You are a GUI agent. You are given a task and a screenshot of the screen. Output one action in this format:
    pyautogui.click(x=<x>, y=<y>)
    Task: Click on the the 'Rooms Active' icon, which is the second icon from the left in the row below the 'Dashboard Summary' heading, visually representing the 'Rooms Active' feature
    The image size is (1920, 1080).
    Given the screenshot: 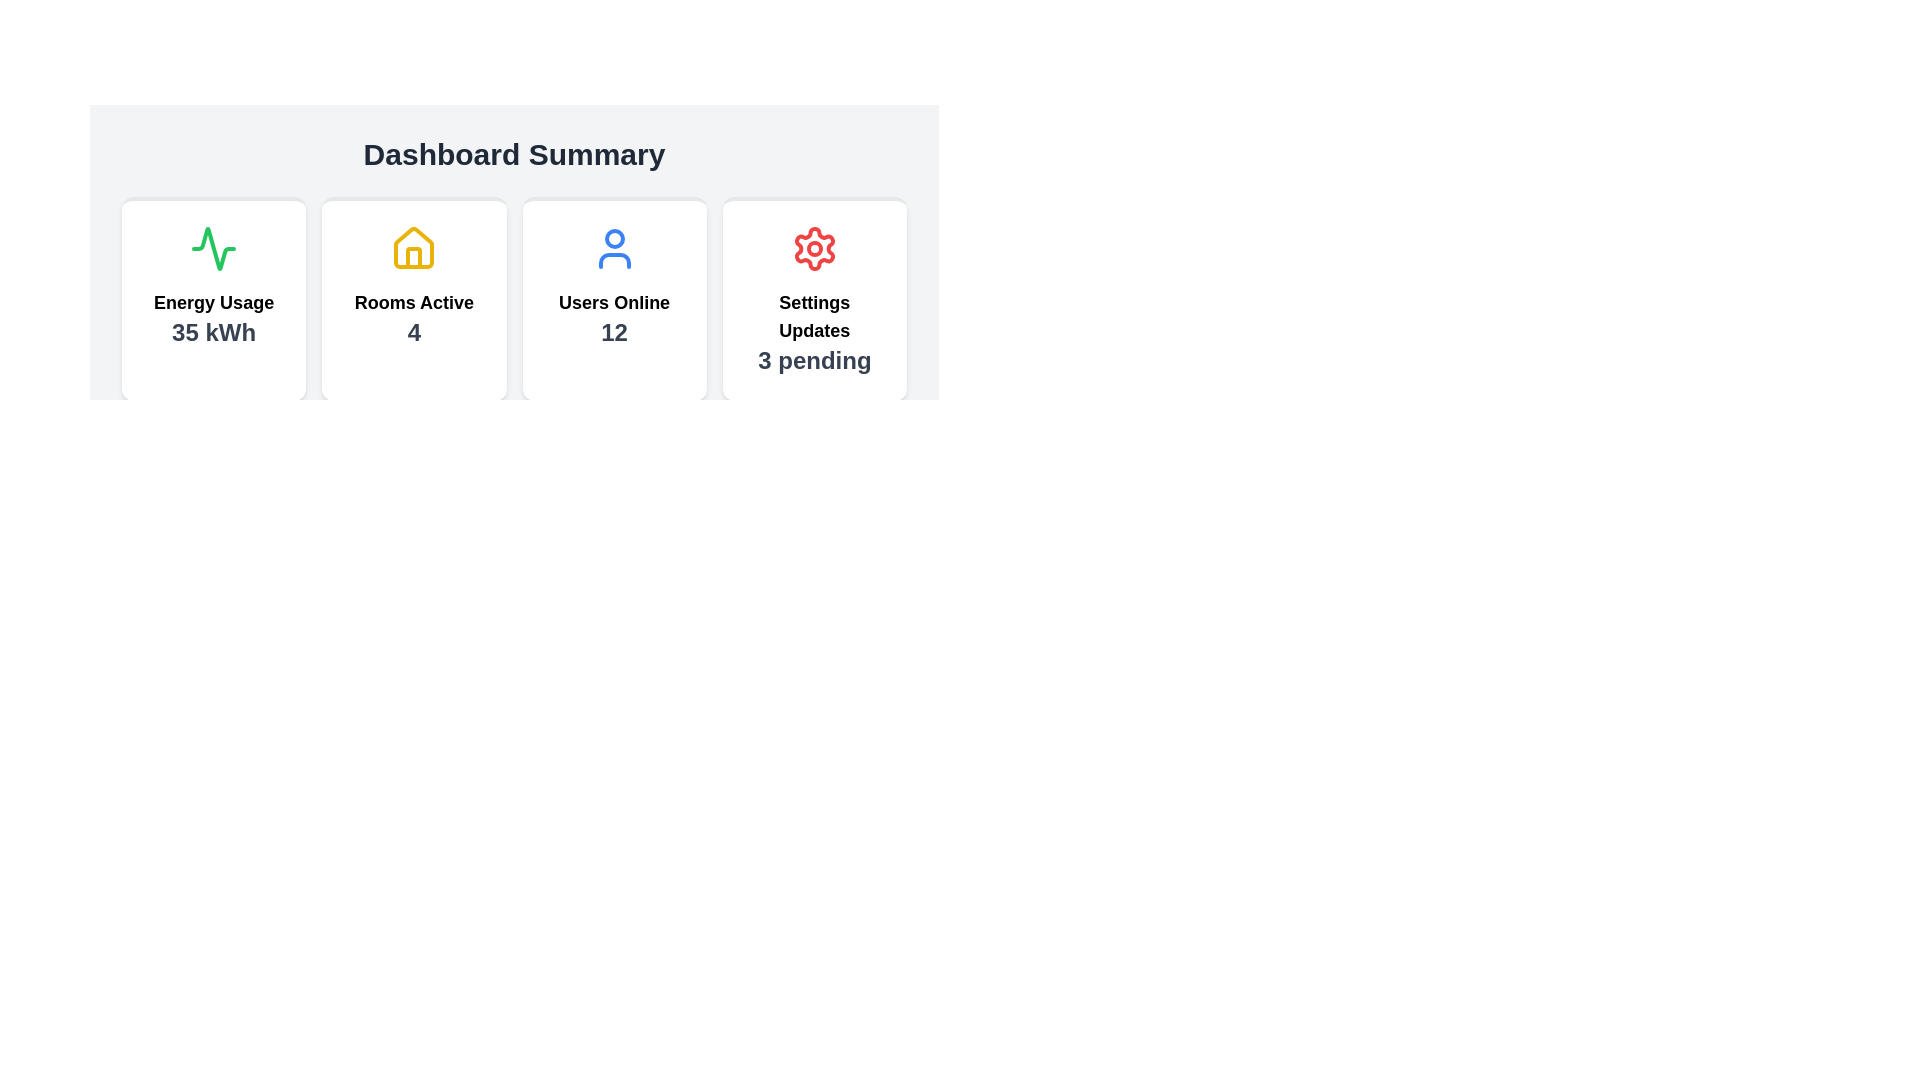 What is the action you would take?
    pyautogui.click(x=413, y=246)
    